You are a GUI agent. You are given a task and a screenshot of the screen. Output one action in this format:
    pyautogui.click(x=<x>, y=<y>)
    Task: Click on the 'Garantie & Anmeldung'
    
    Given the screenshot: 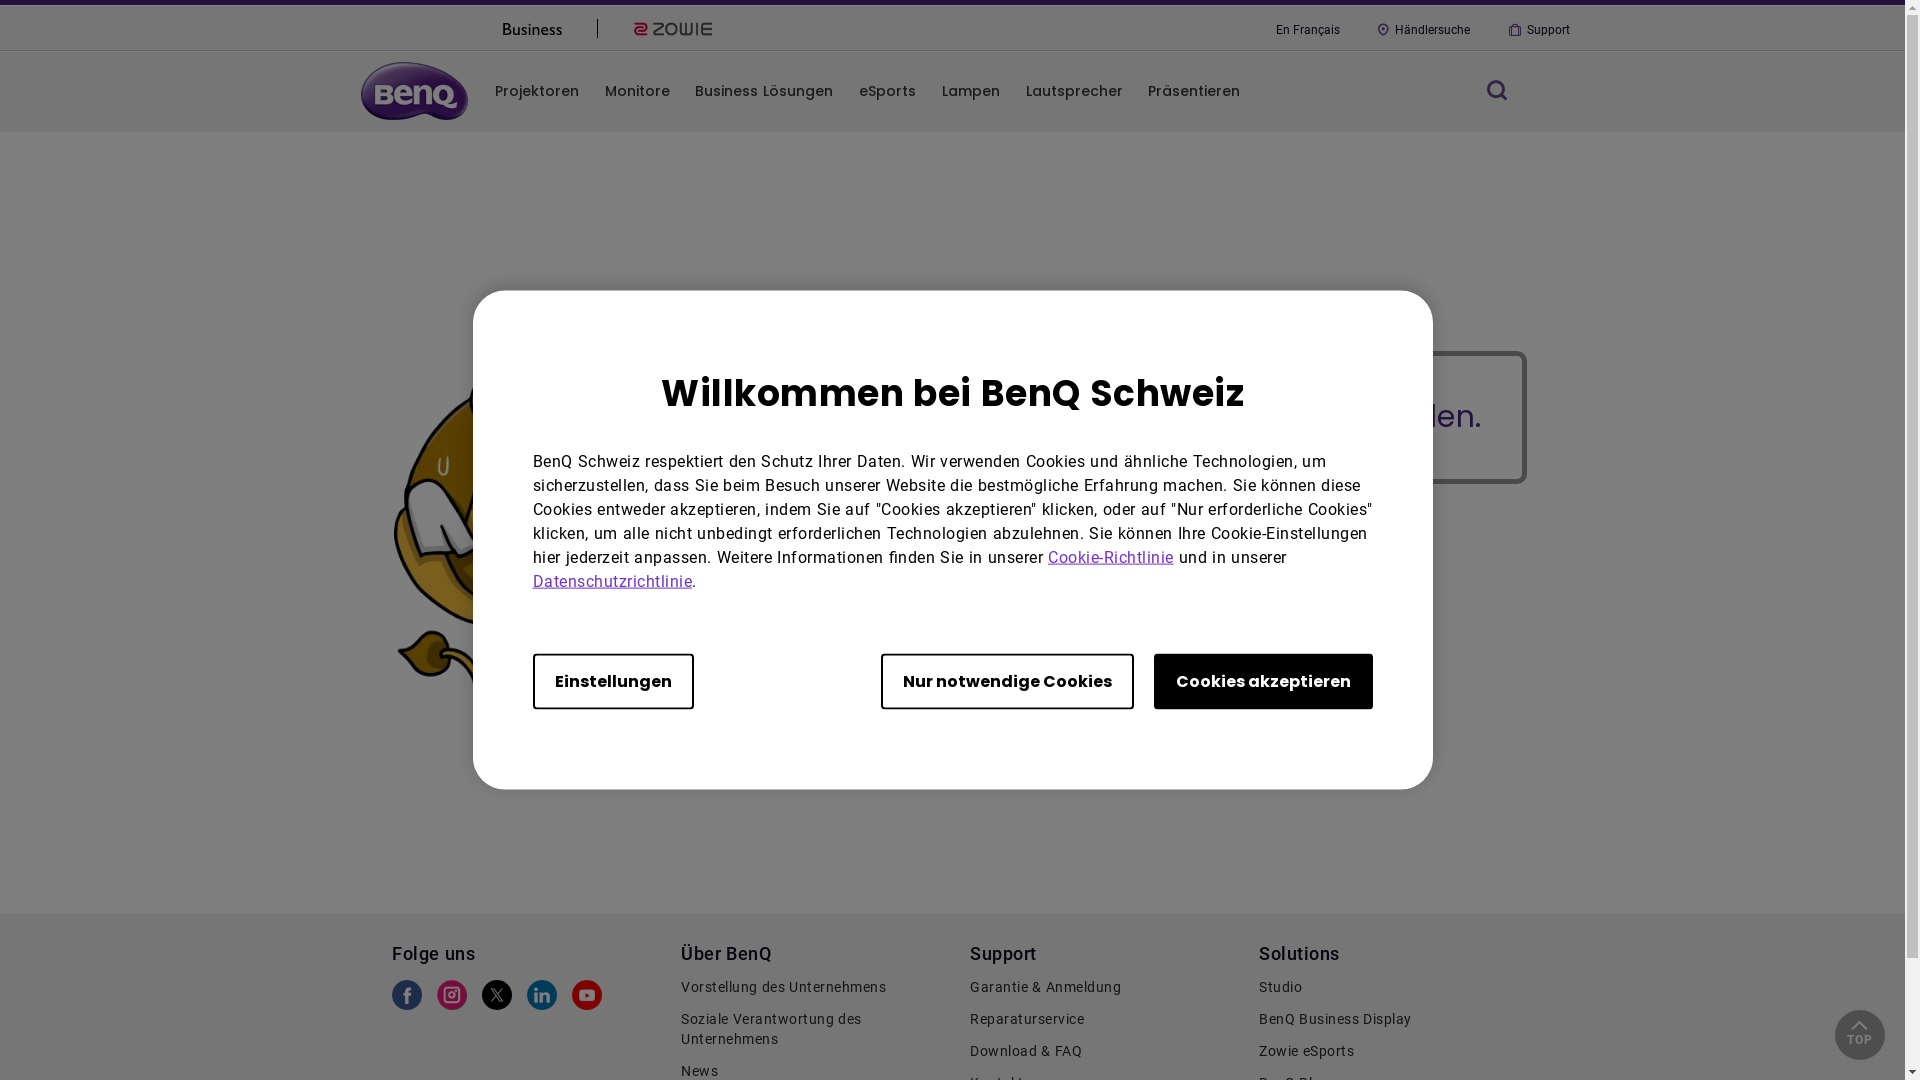 What is the action you would take?
    pyautogui.click(x=1103, y=986)
    